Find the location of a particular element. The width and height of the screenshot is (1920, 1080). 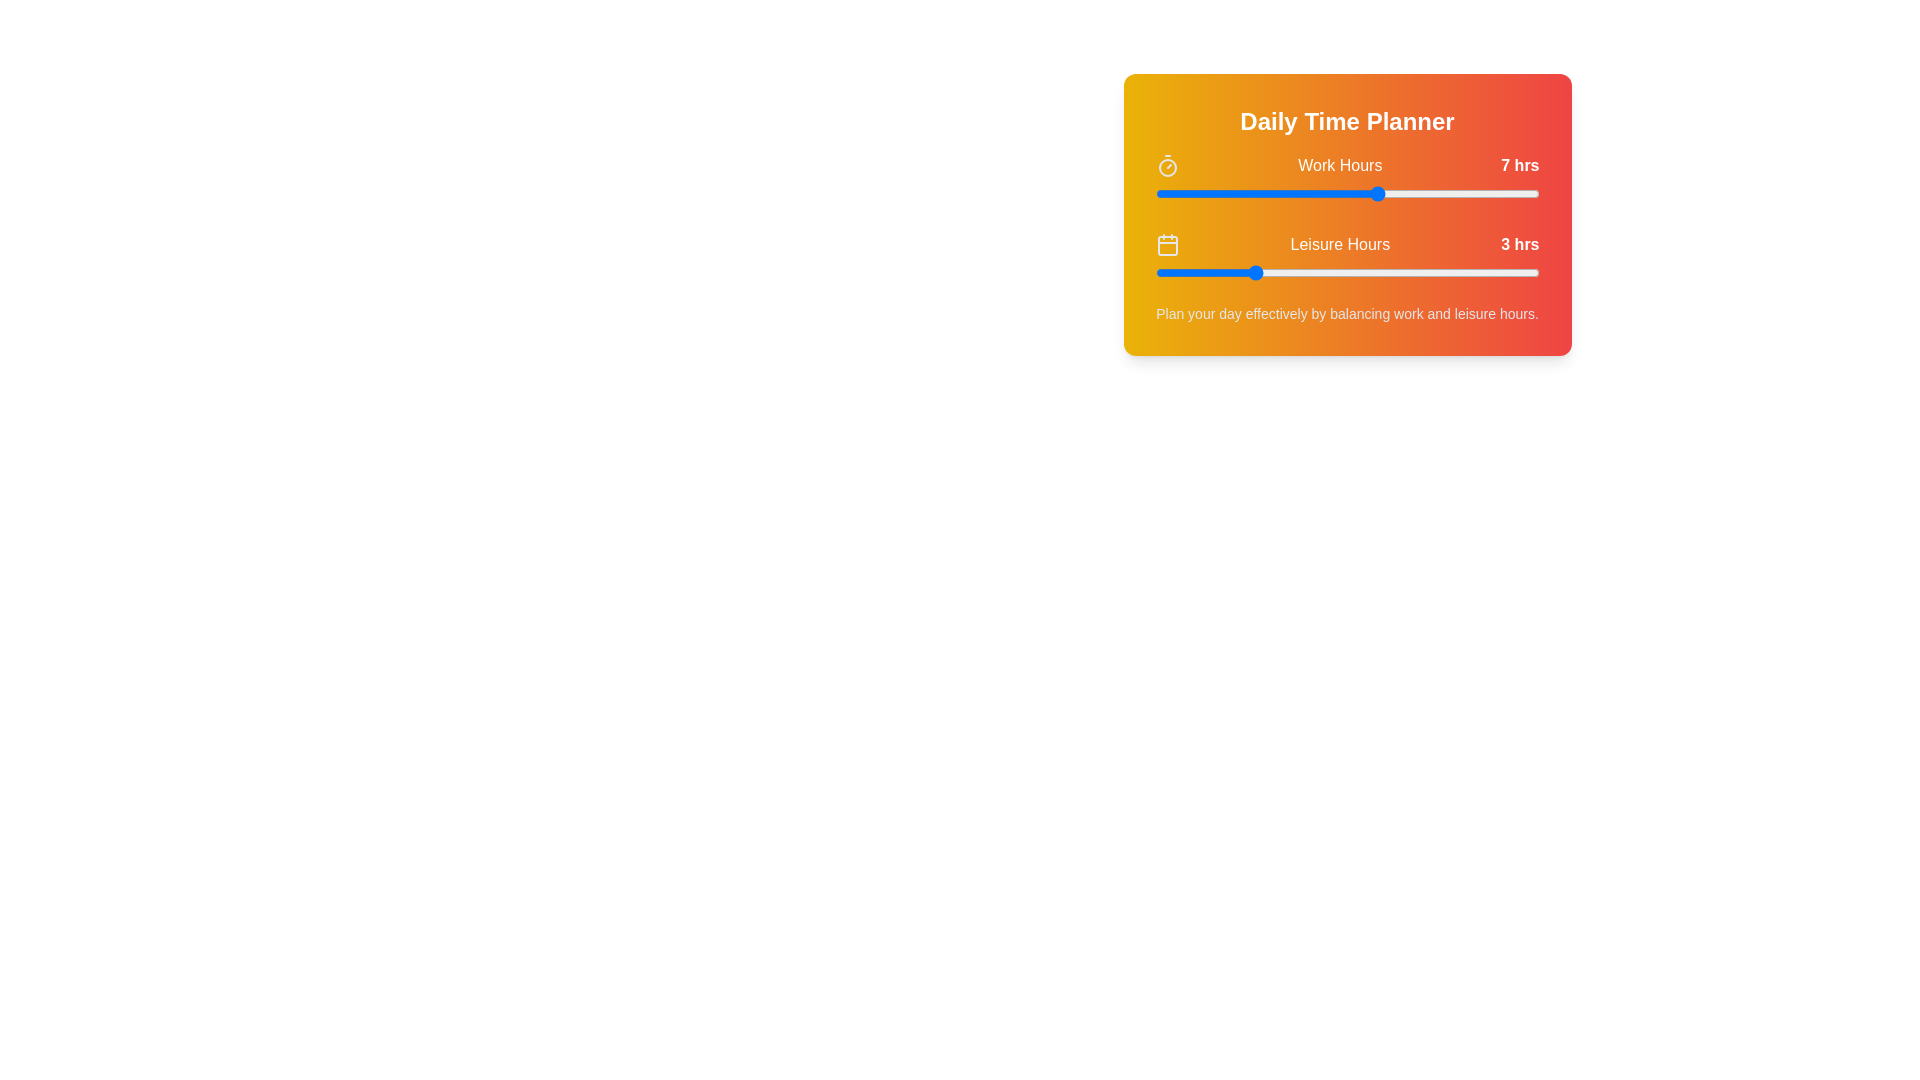

the 'Work Hours' icon located on the leftmost side of the 'Work Hours' section, adjacent to the label 'Work Hours' and the numerical representation '7 hrs' is located at coordinates (1167, 164).